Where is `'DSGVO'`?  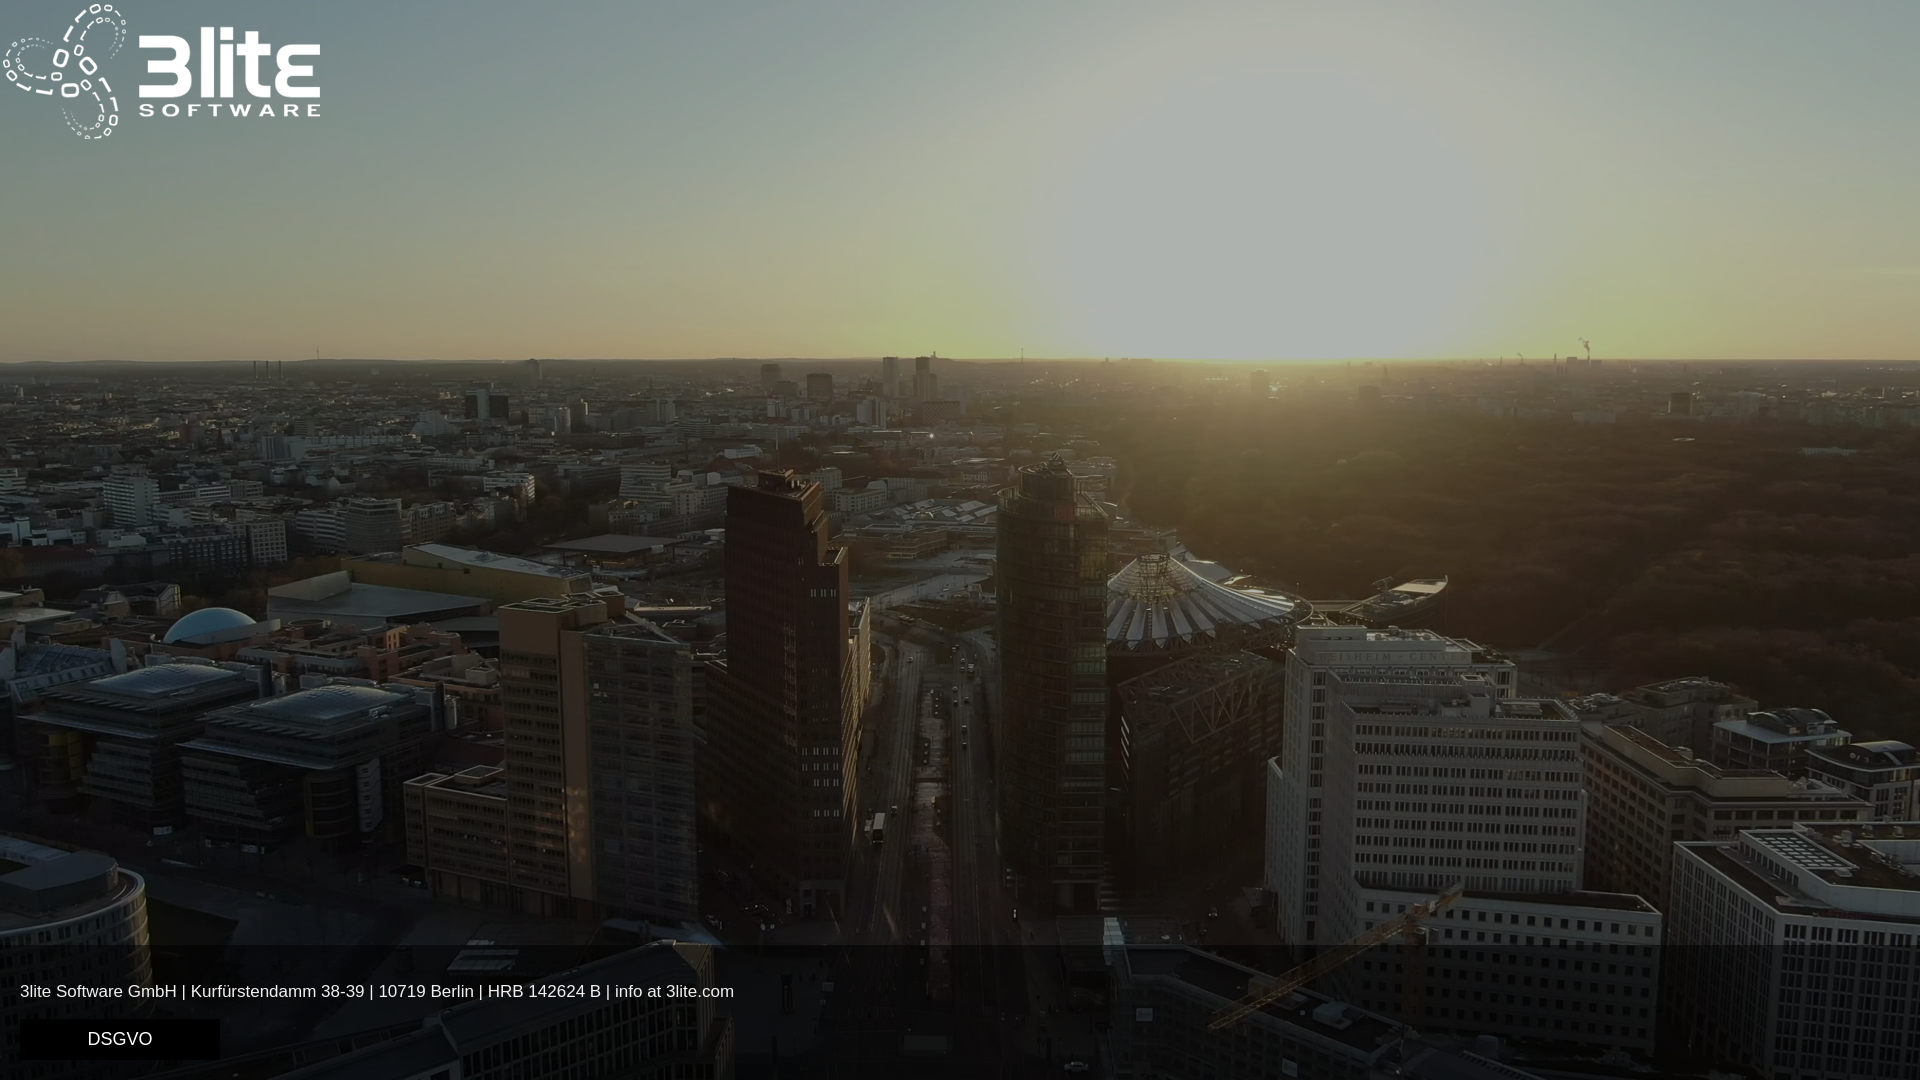 'DSGVO' is located at coordinates (119, 1038).